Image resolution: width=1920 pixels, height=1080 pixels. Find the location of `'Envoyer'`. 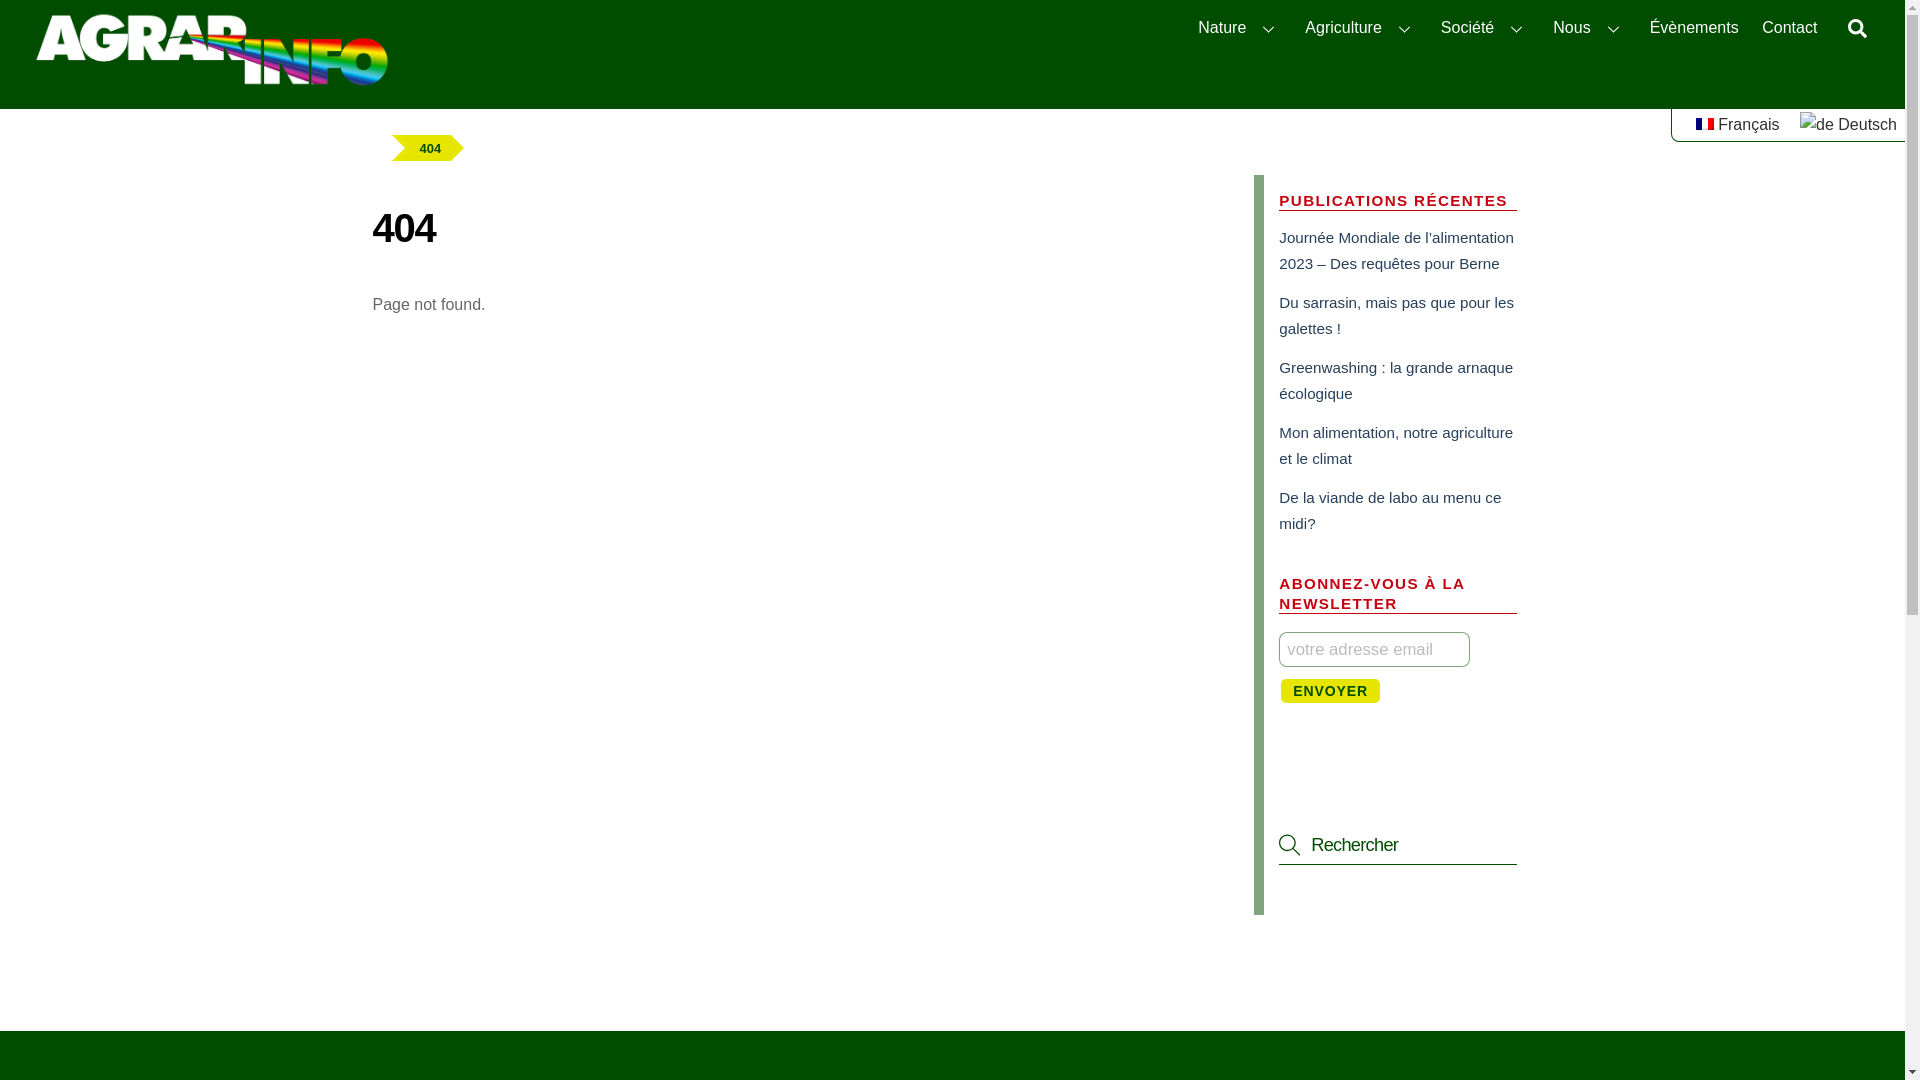

'Envoyer' is located at coordinates (1330, 689).